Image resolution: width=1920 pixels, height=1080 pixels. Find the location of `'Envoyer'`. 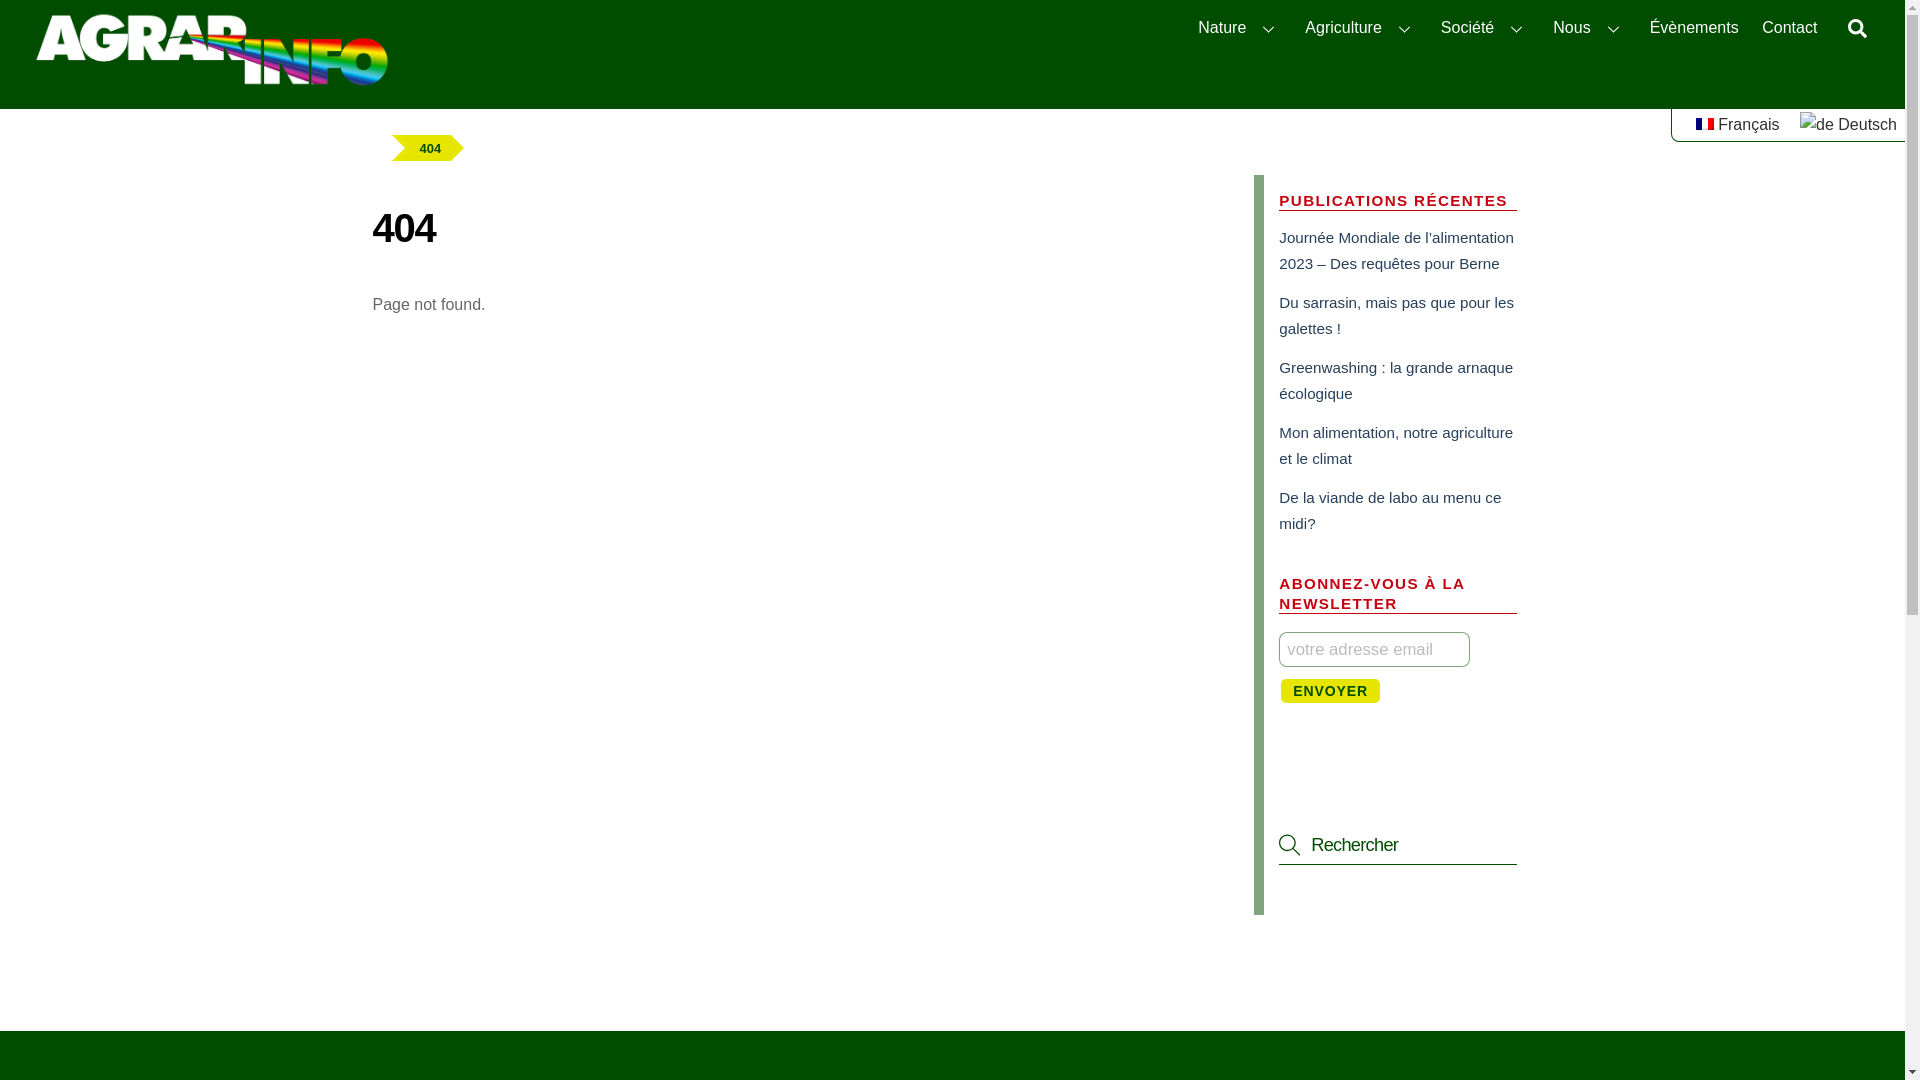

'Envoyer' is located at coordinates (1330, 689).